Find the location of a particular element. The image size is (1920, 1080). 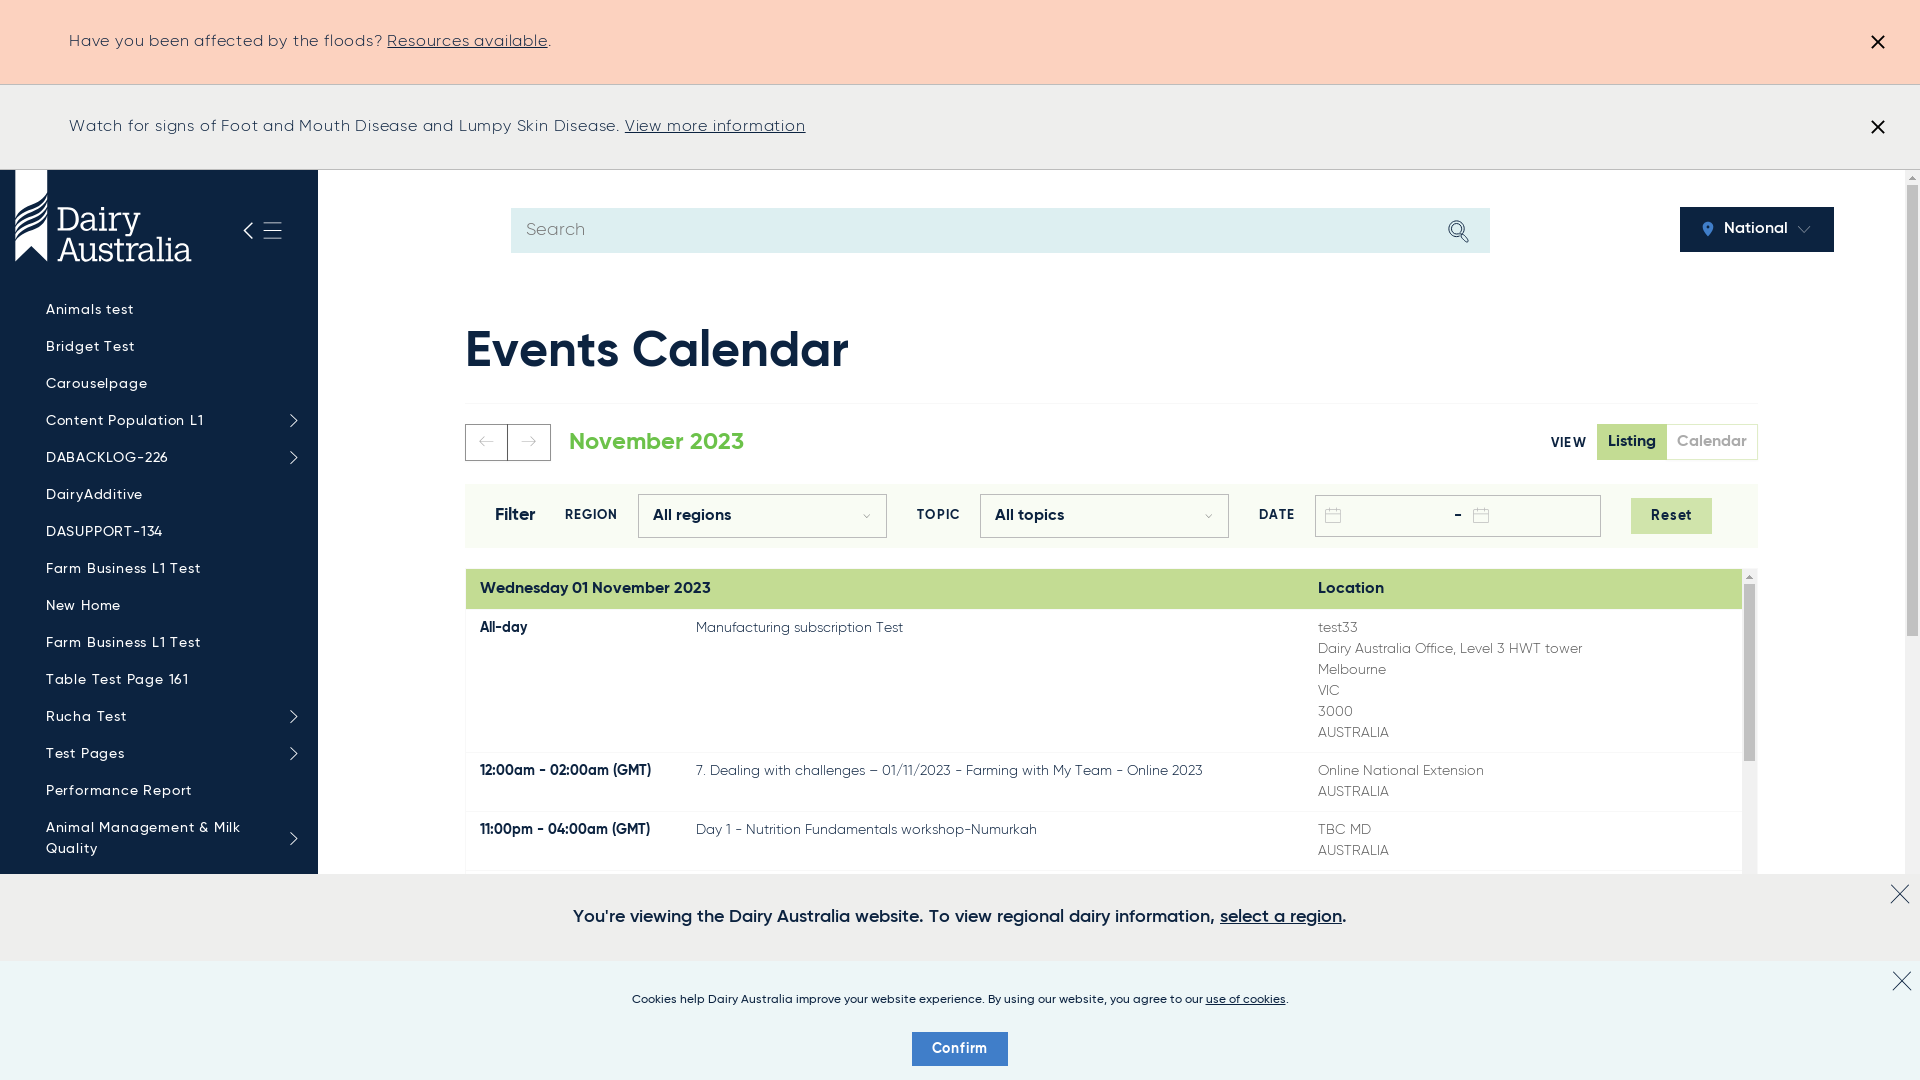

'Animals test' is located at coordinates (167, 310).